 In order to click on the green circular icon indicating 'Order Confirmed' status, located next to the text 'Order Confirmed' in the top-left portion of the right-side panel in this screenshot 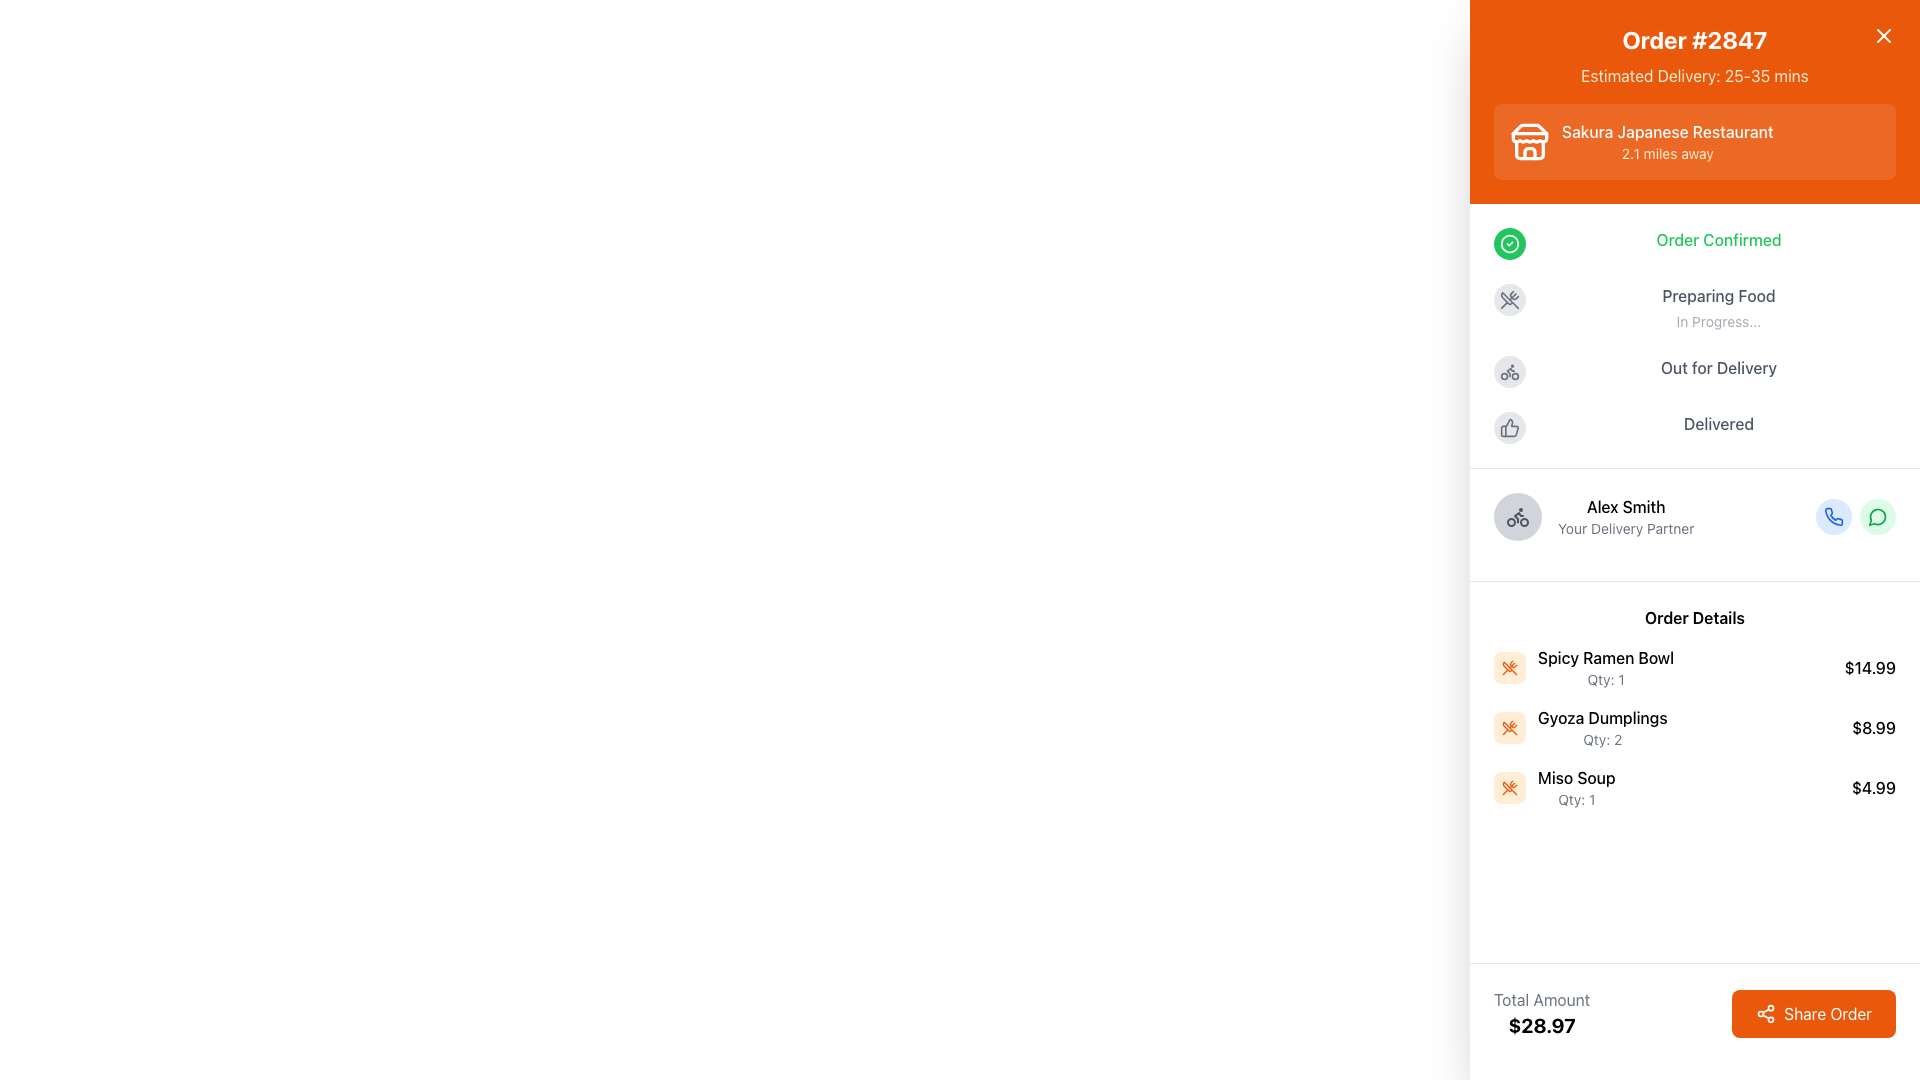, I will do `click(1510, 242)`.